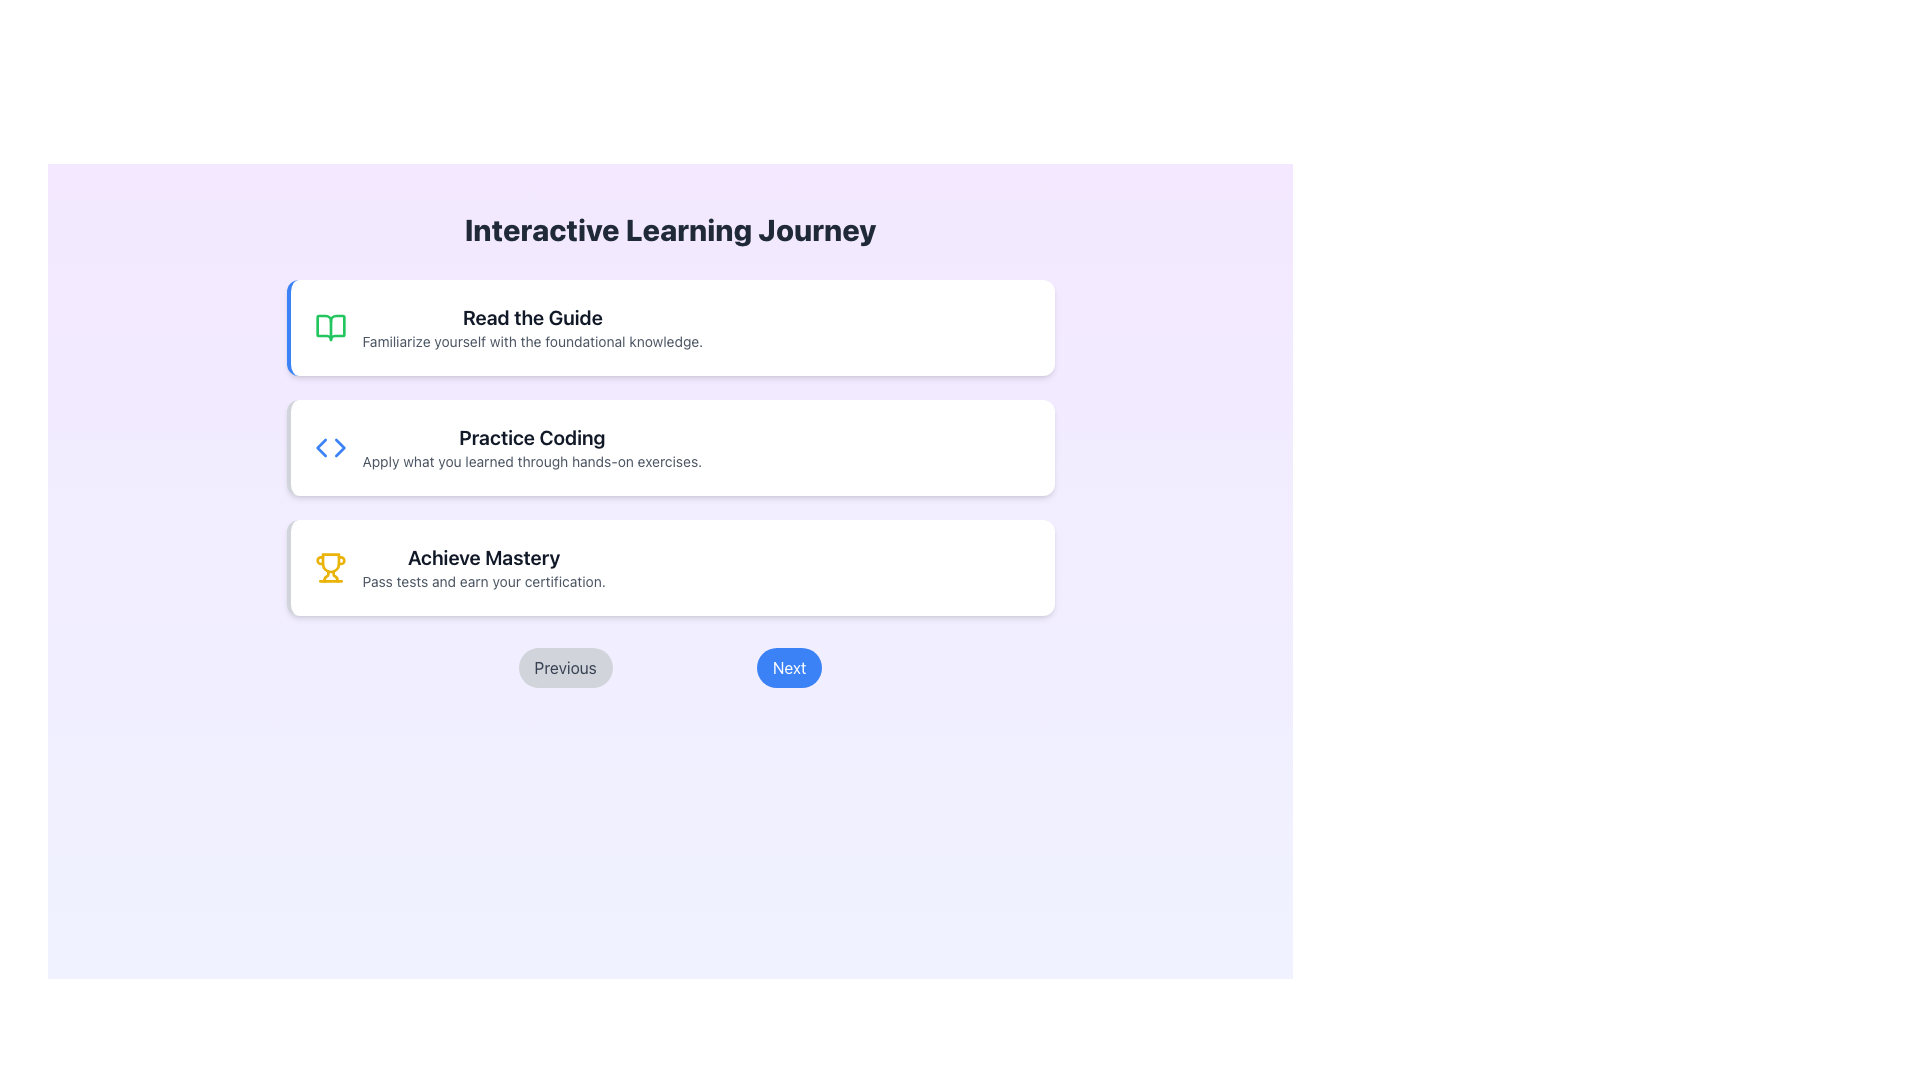 The image size is (1920, 1080). What do you see at coordinates (670, 446) in the screenshot?
I see `the 'Practice Coding' card component, which is the middle card in a vertical stack of three cards under the header 'Interactive Learning Journey'` at bounding box center [670, 446].